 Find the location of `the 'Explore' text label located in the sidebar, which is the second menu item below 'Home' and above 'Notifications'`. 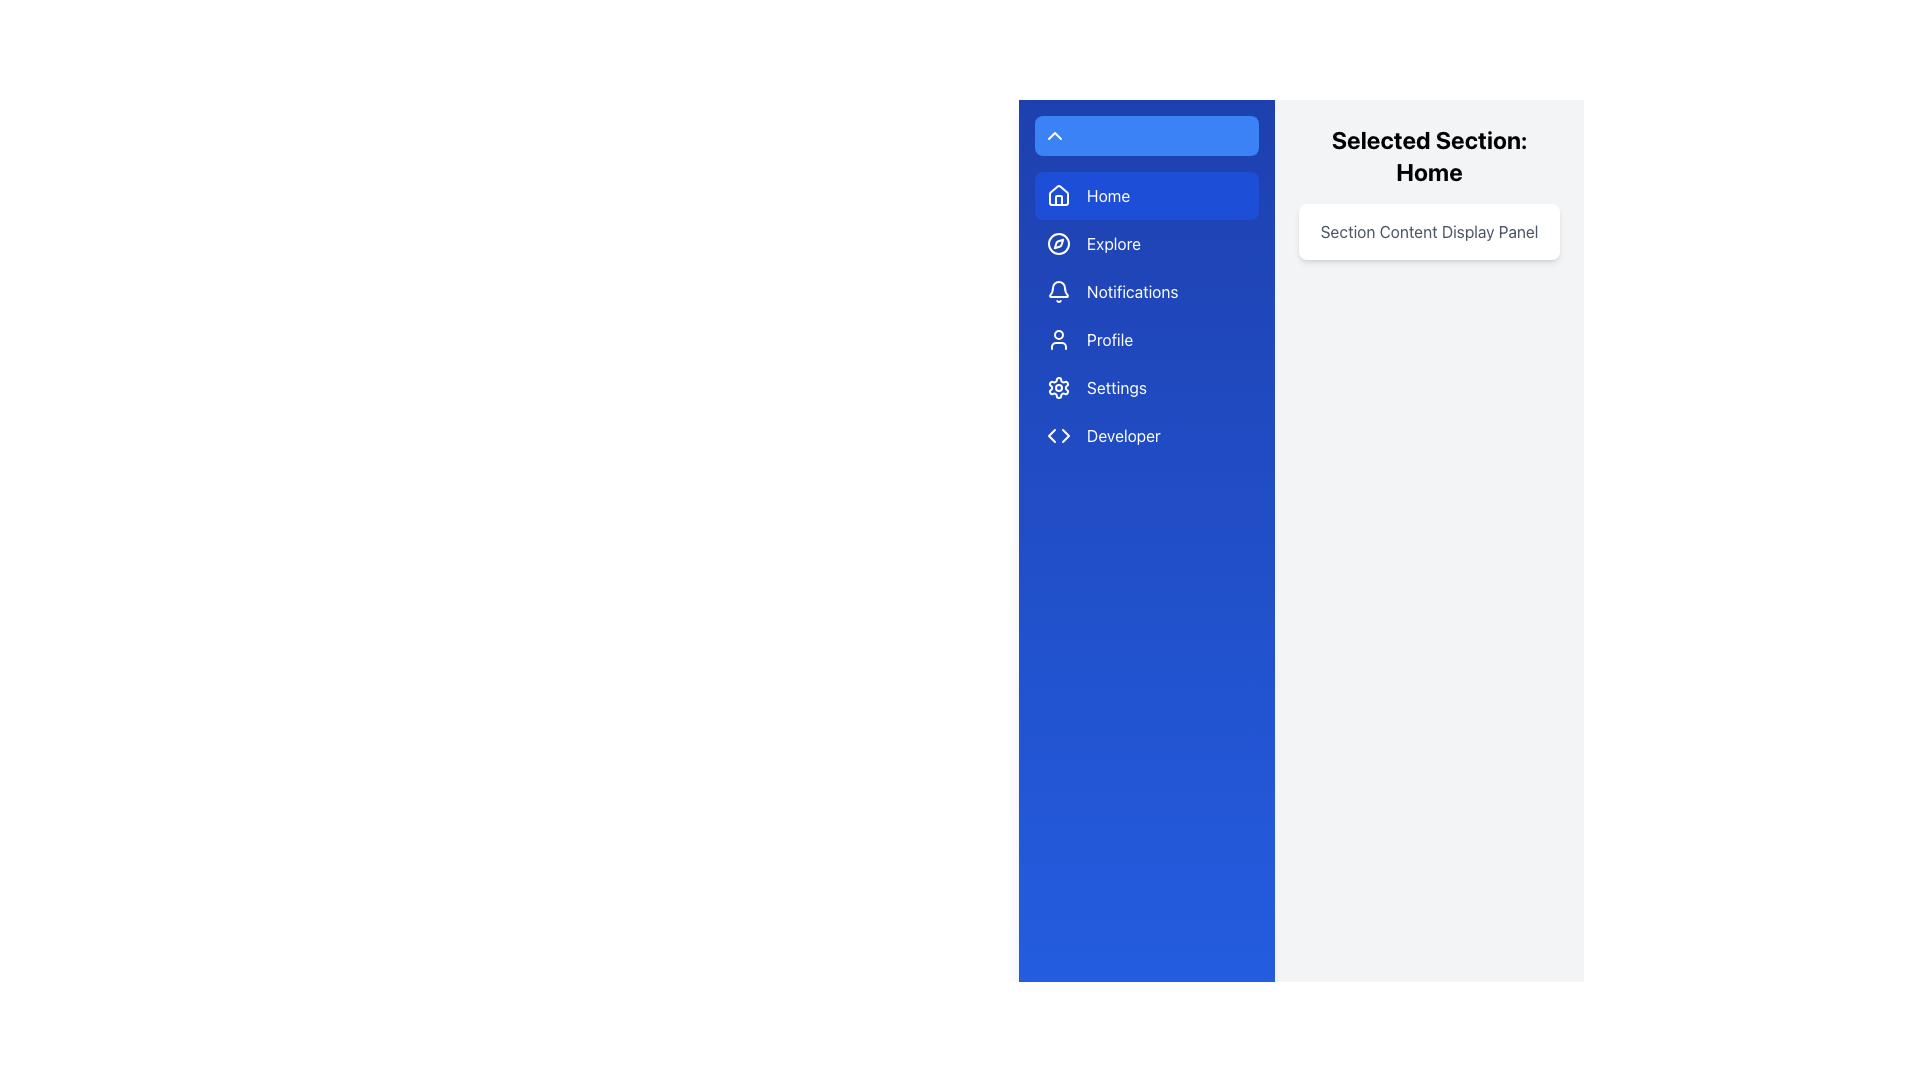

the 'Explore' text label located in the sidebar, which is the second menu item below 'Home' and above 'Notifications' is located at coordinates (1112, 242).